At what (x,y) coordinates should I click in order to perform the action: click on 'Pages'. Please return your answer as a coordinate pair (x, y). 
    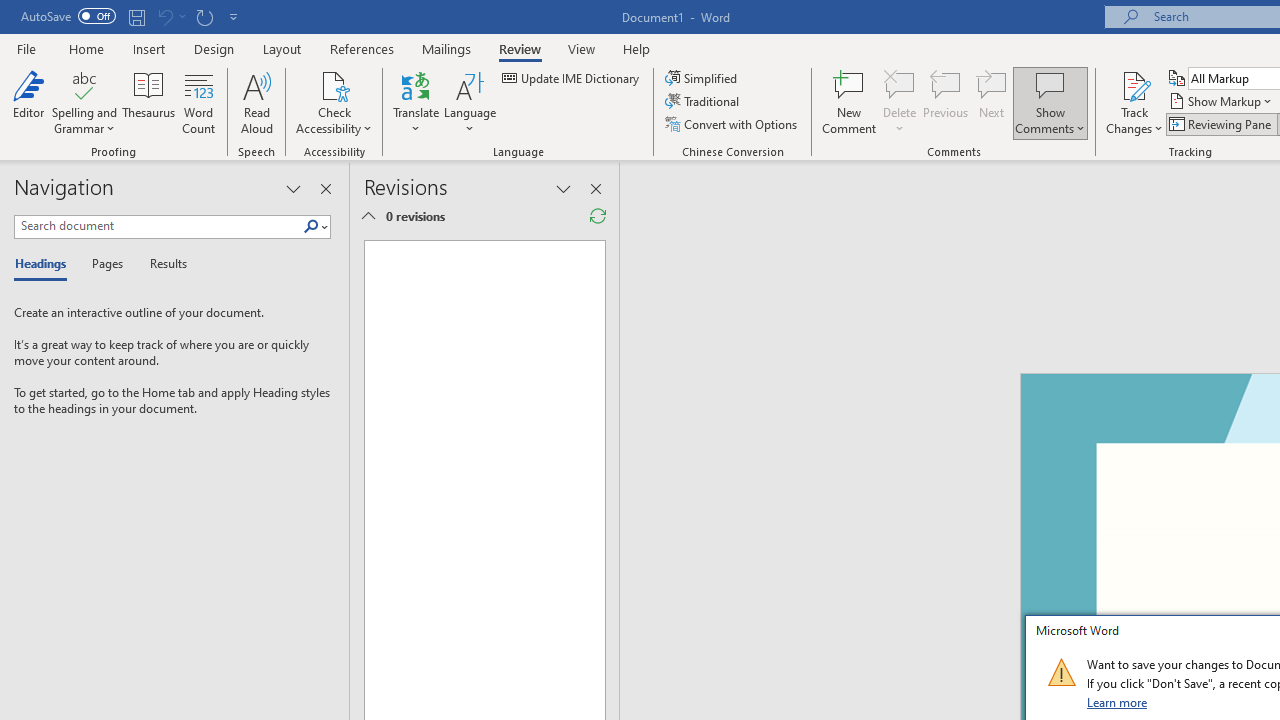
    Looking at the image, I should click on (104, 264).